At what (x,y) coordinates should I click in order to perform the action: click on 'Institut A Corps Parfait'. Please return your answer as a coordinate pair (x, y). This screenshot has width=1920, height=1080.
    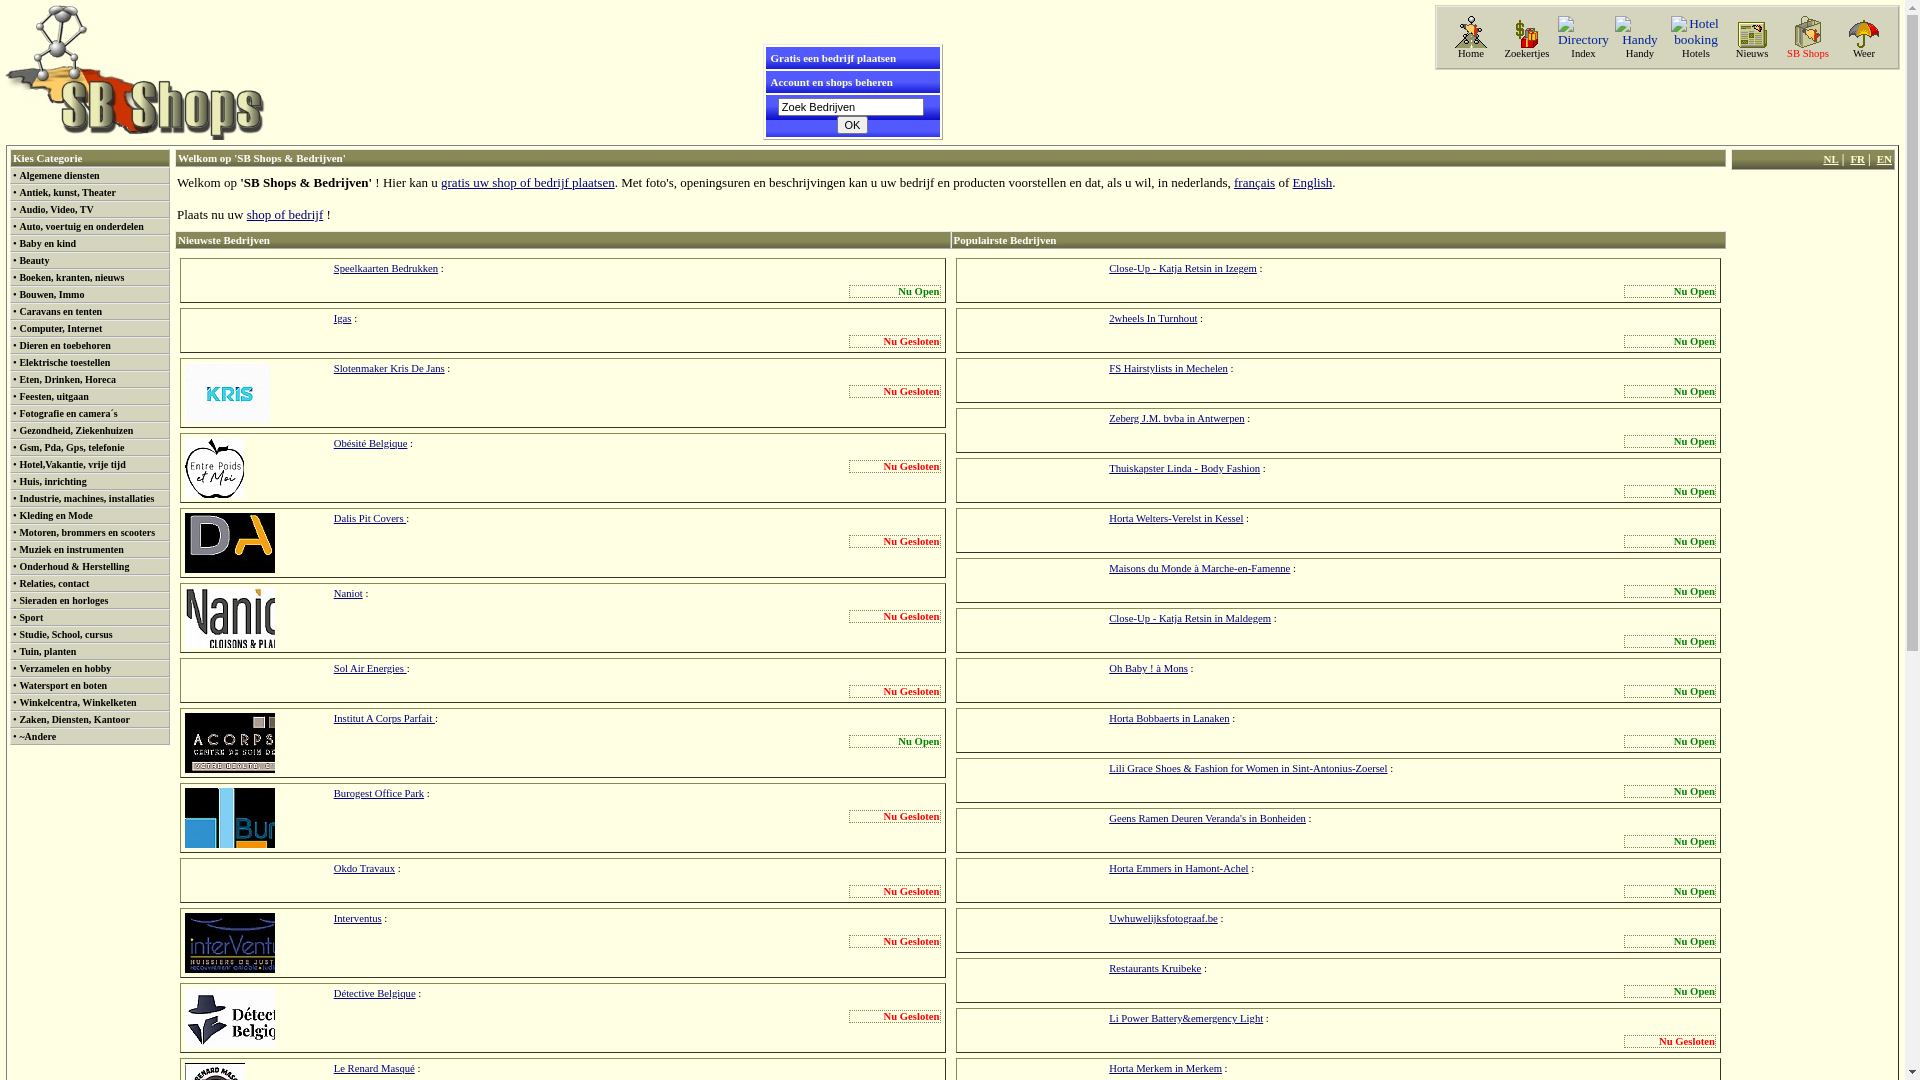
    Looking at the image, I should click on (384, 717).